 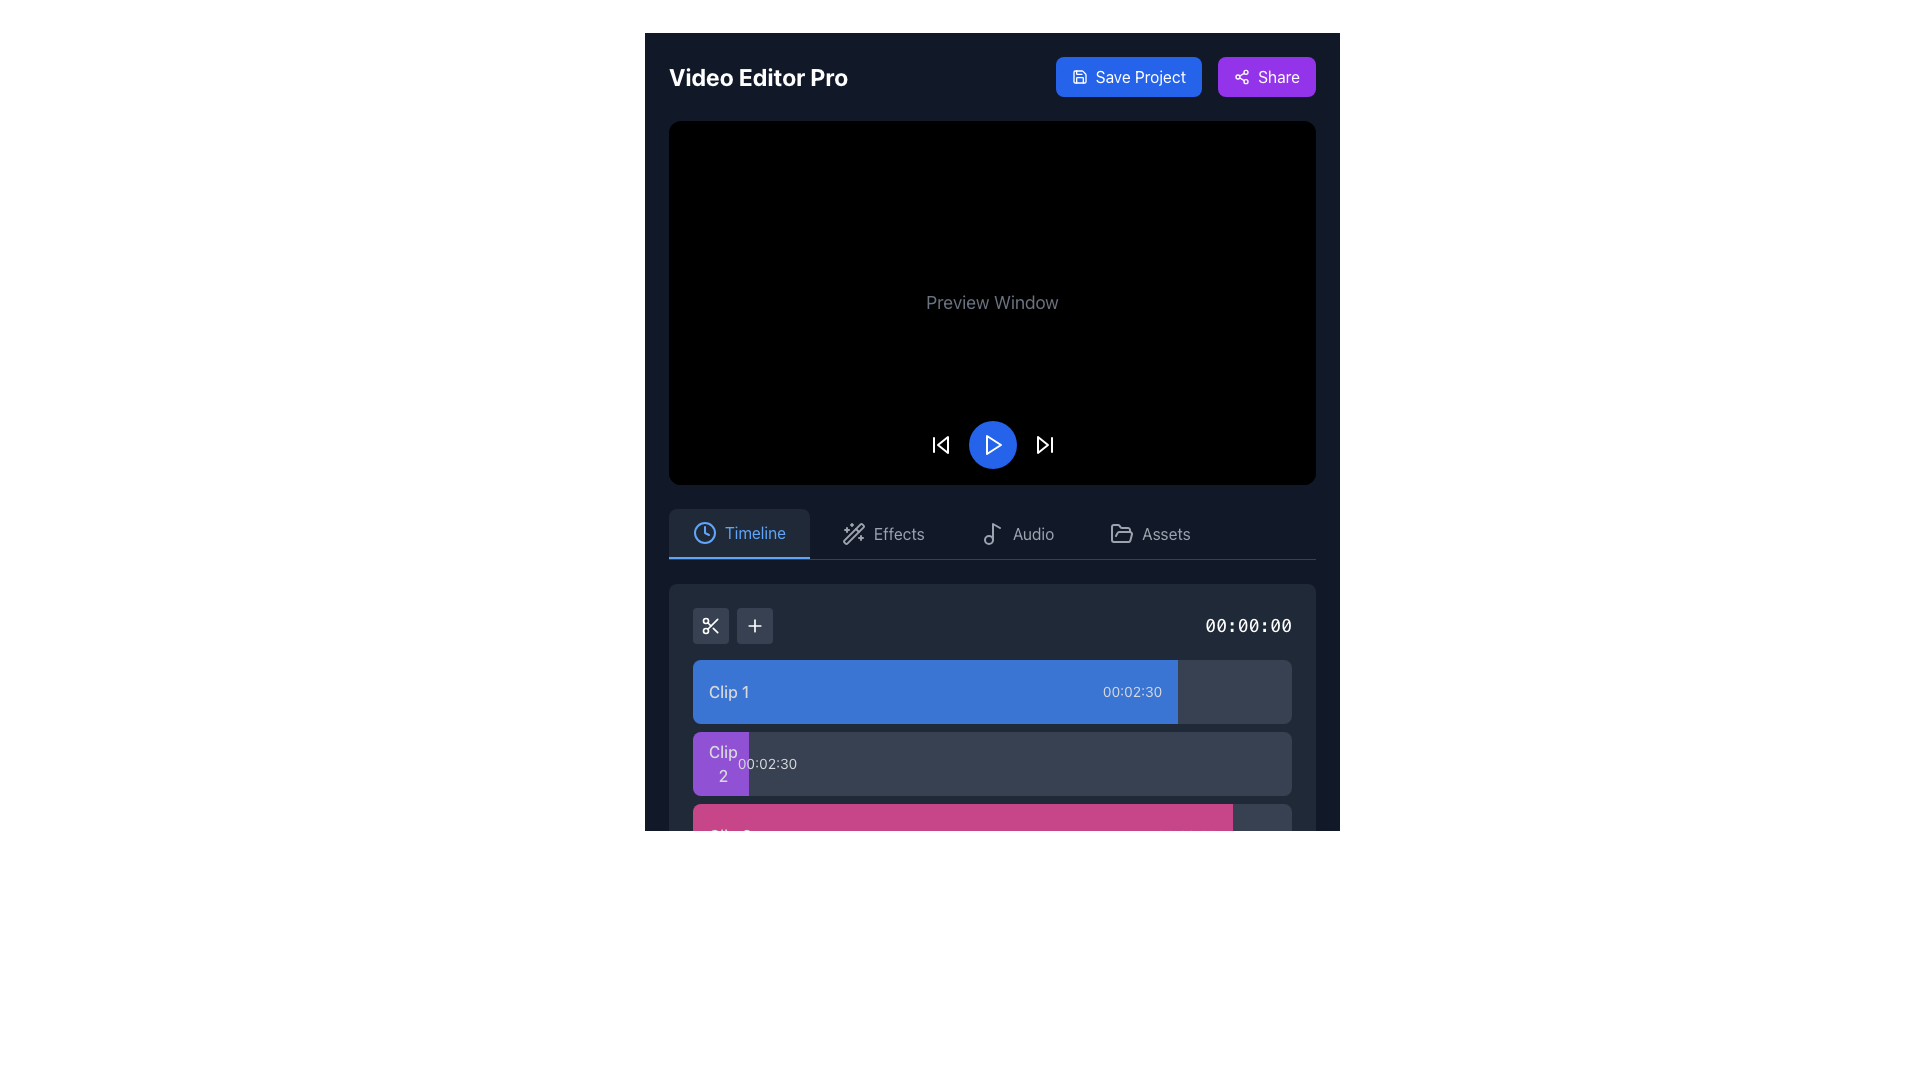 I want to click on the 'Effects' text label in the menu bar, so click(x=898, y=532).